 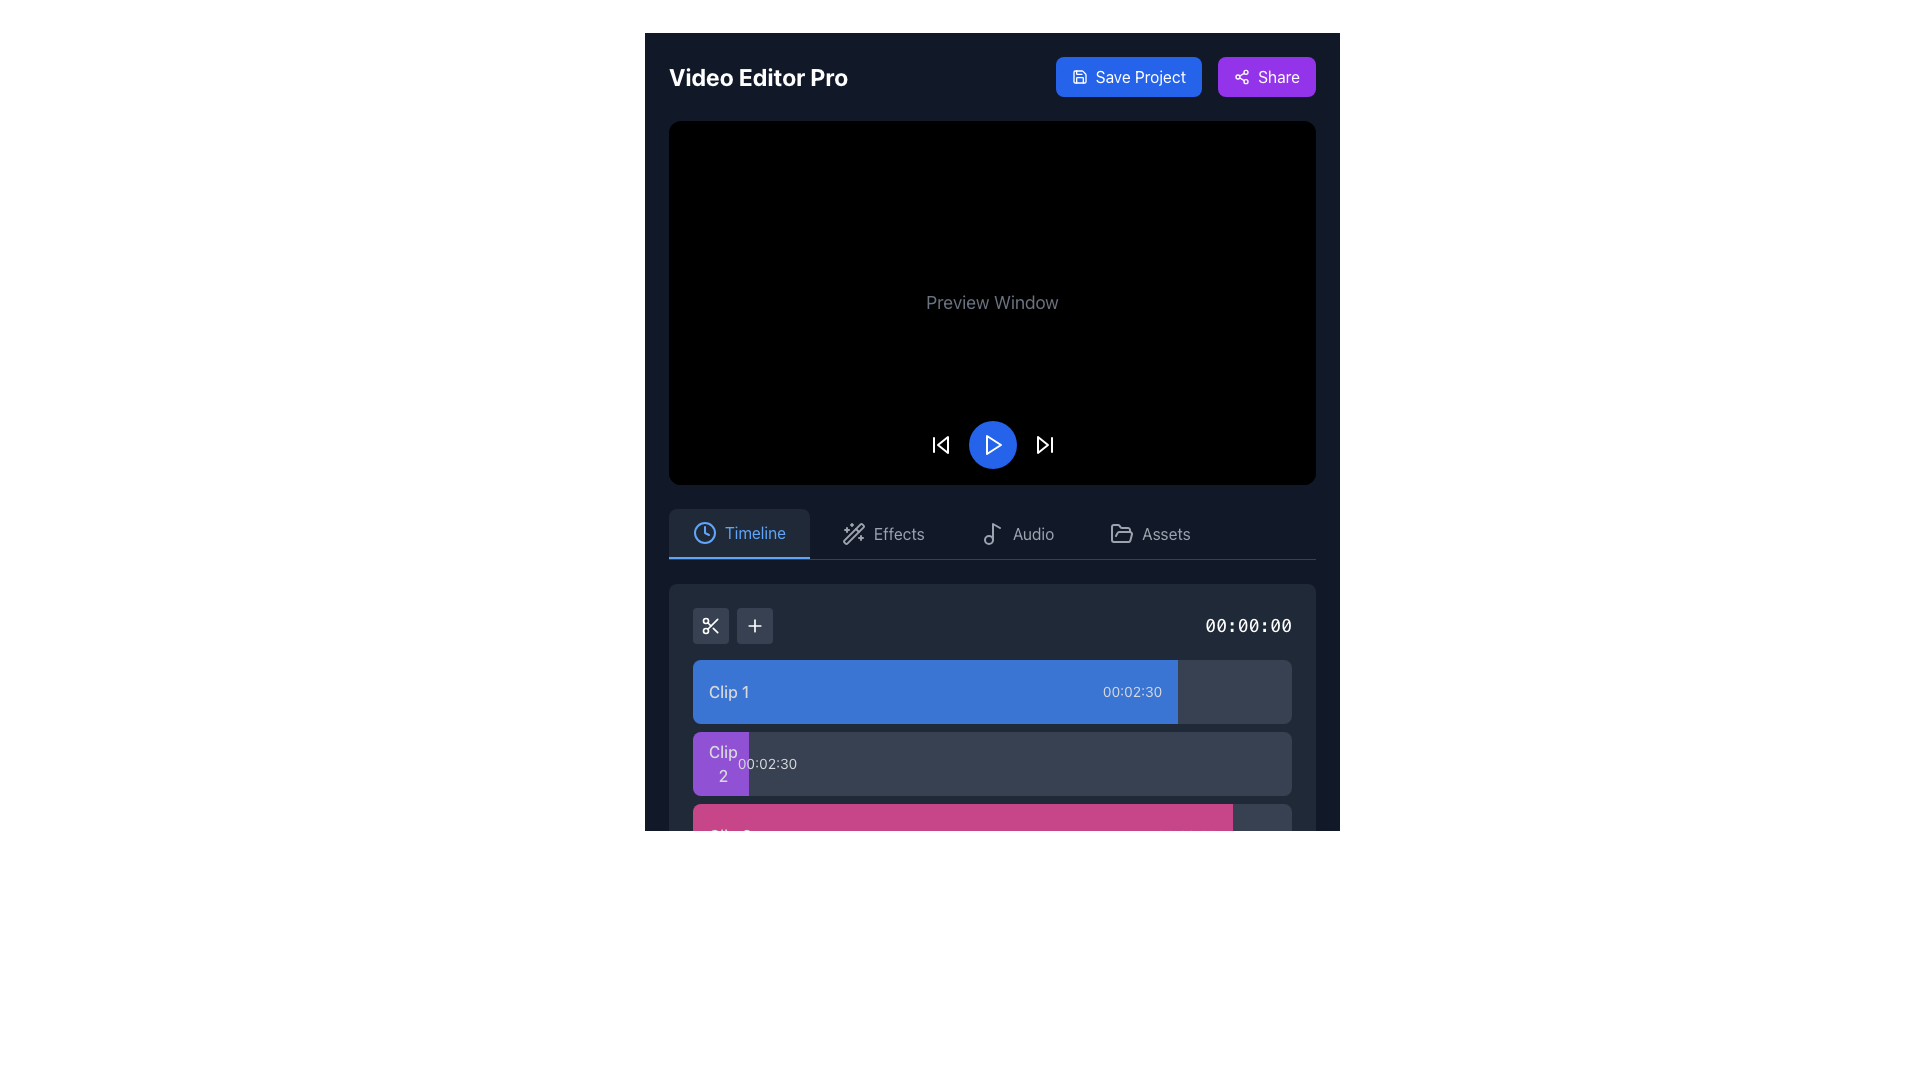 I want to click on the 'Effects' text label in the menu bar, so click(x=898, y=532).